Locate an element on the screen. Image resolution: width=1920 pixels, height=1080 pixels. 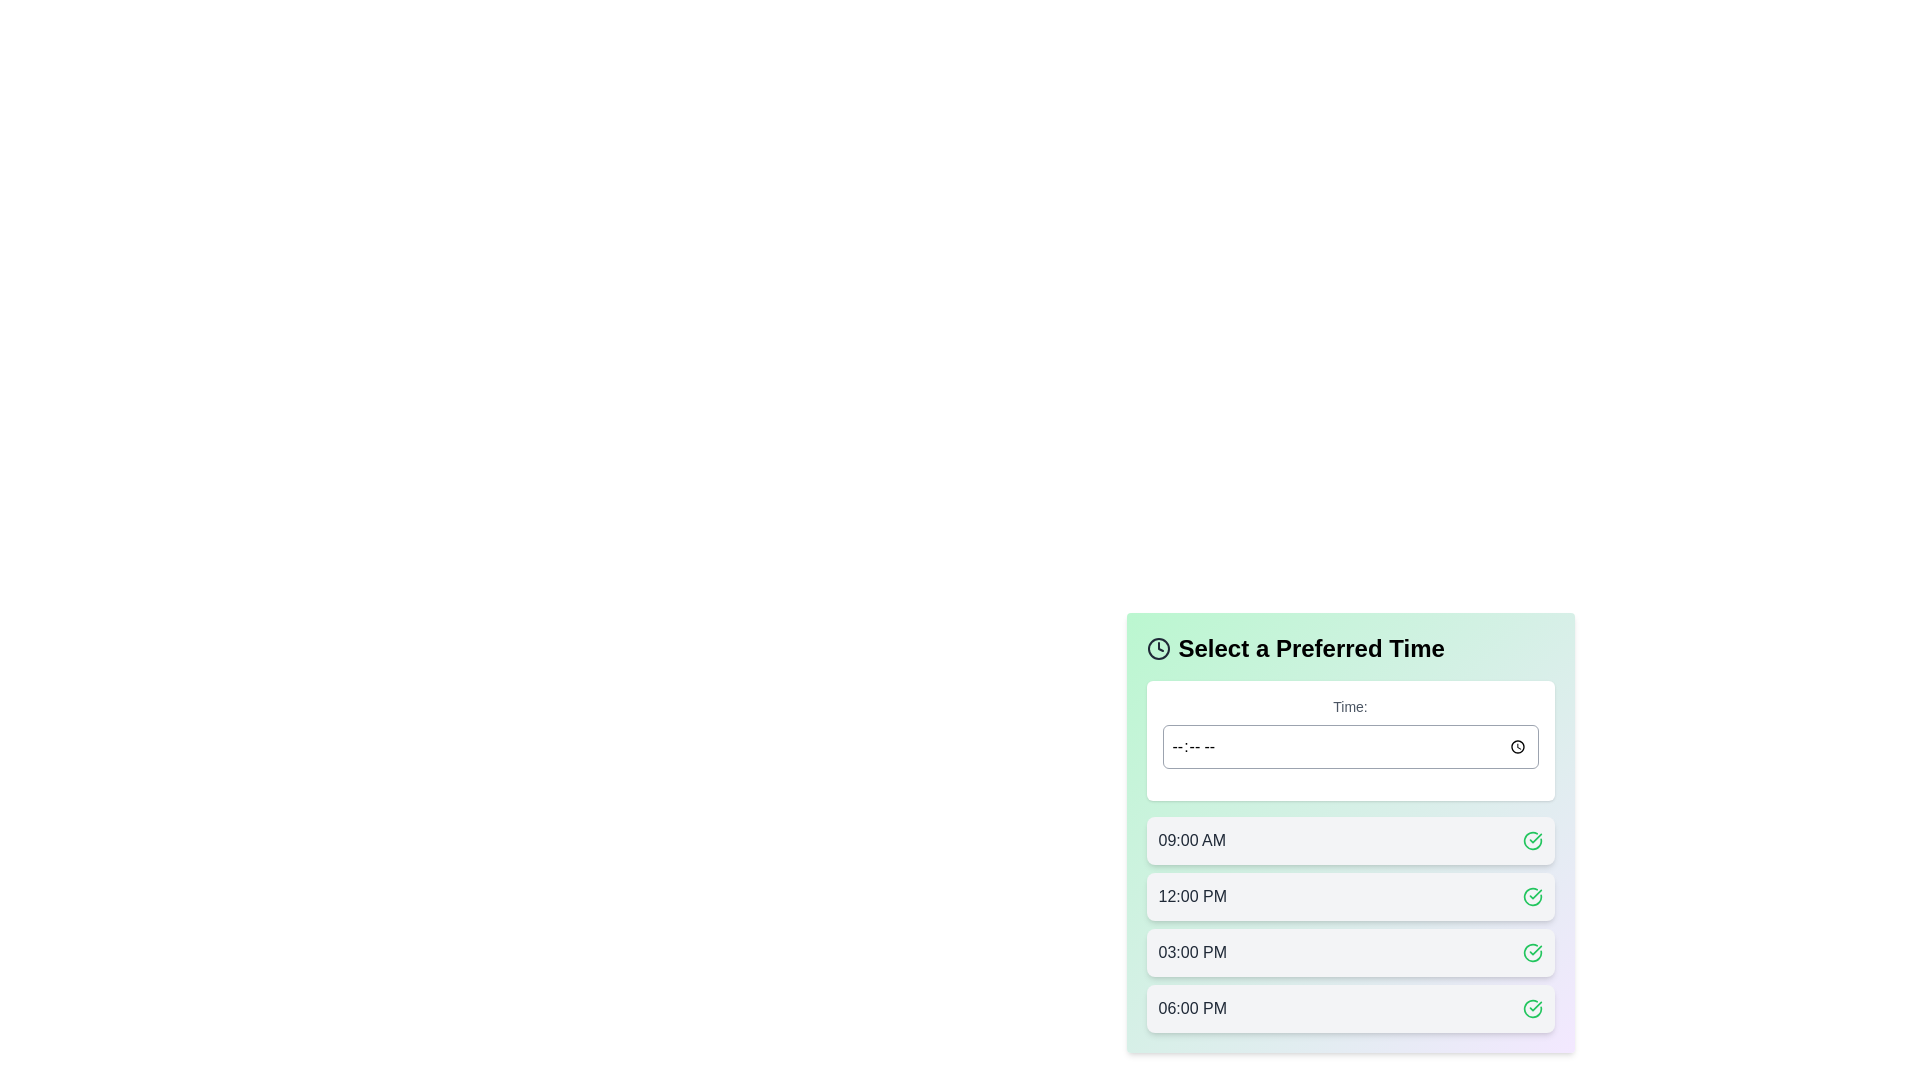
the label displaying 'Time:' which is styled in gray color and positioned above the time input field within a minimalistic panel is located at coordinates (1350, 705).